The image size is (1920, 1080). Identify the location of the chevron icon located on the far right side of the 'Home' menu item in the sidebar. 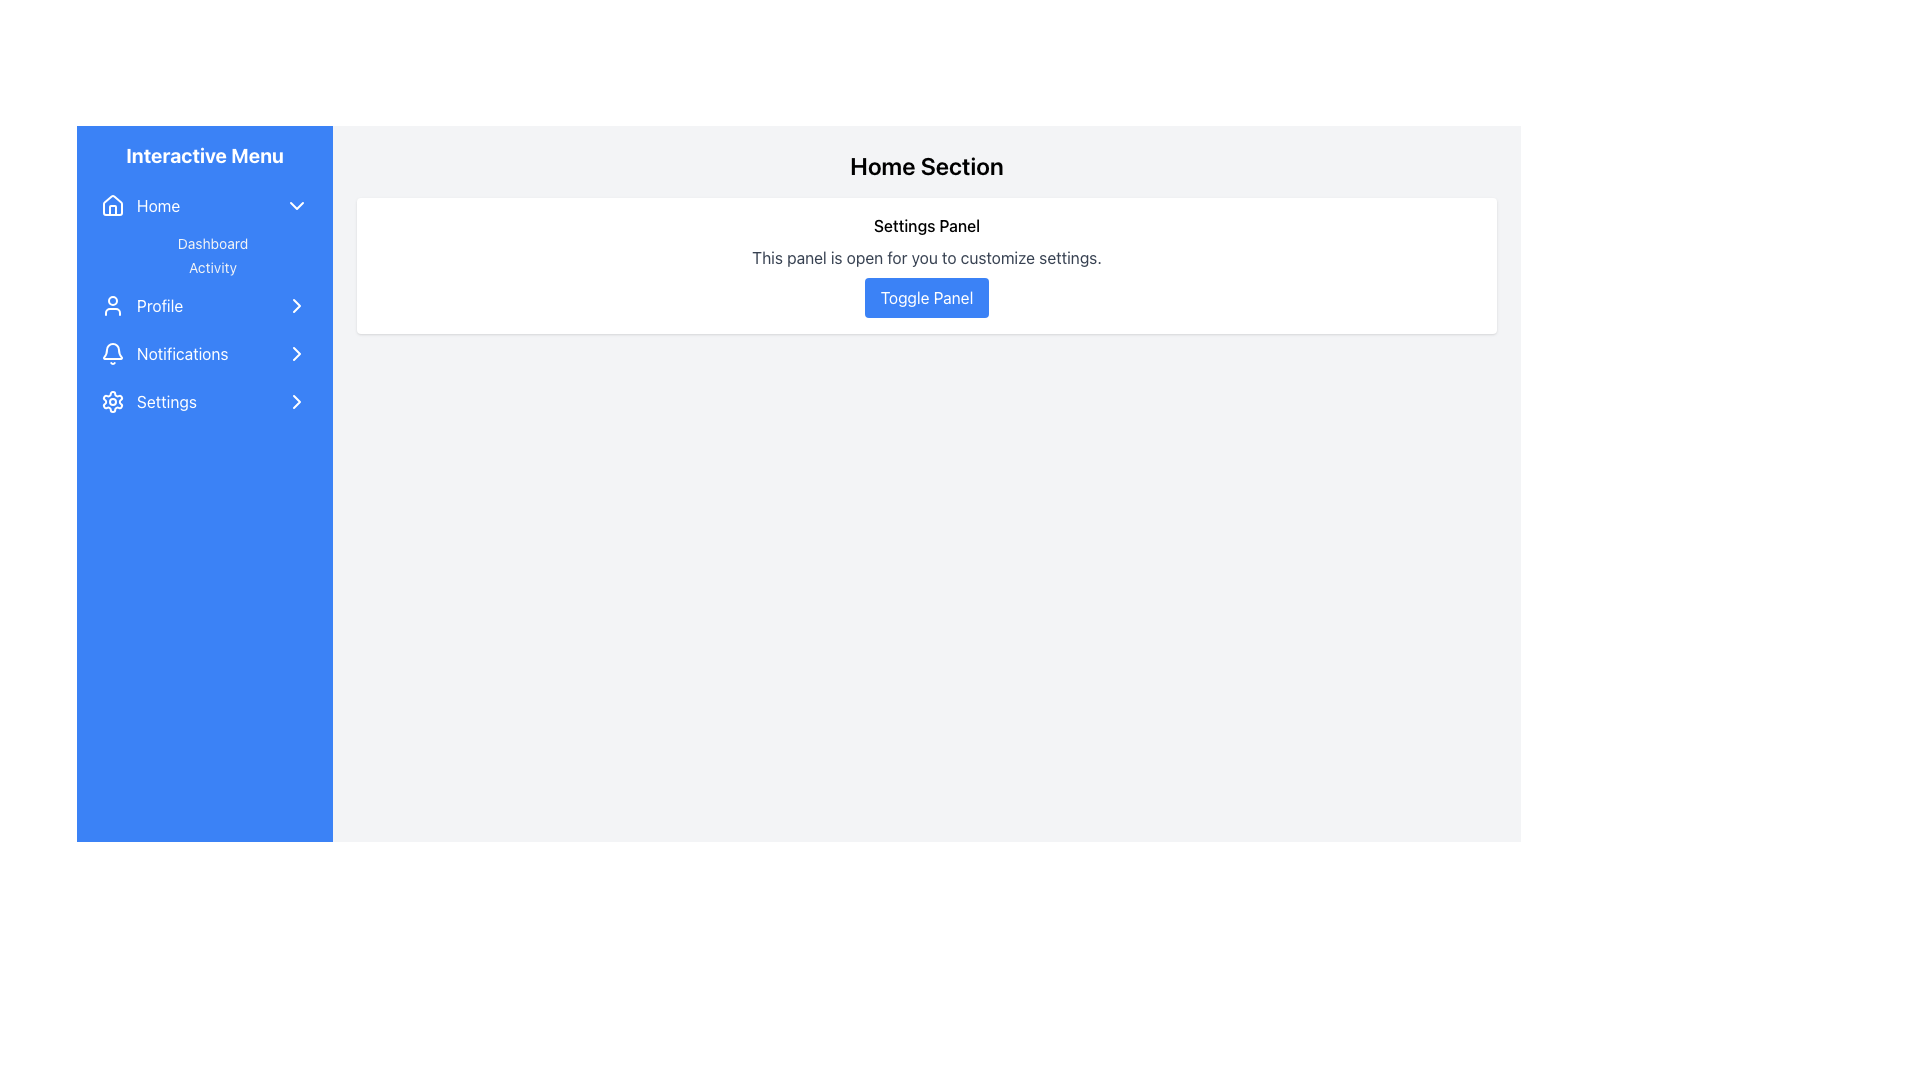
(296, 205).